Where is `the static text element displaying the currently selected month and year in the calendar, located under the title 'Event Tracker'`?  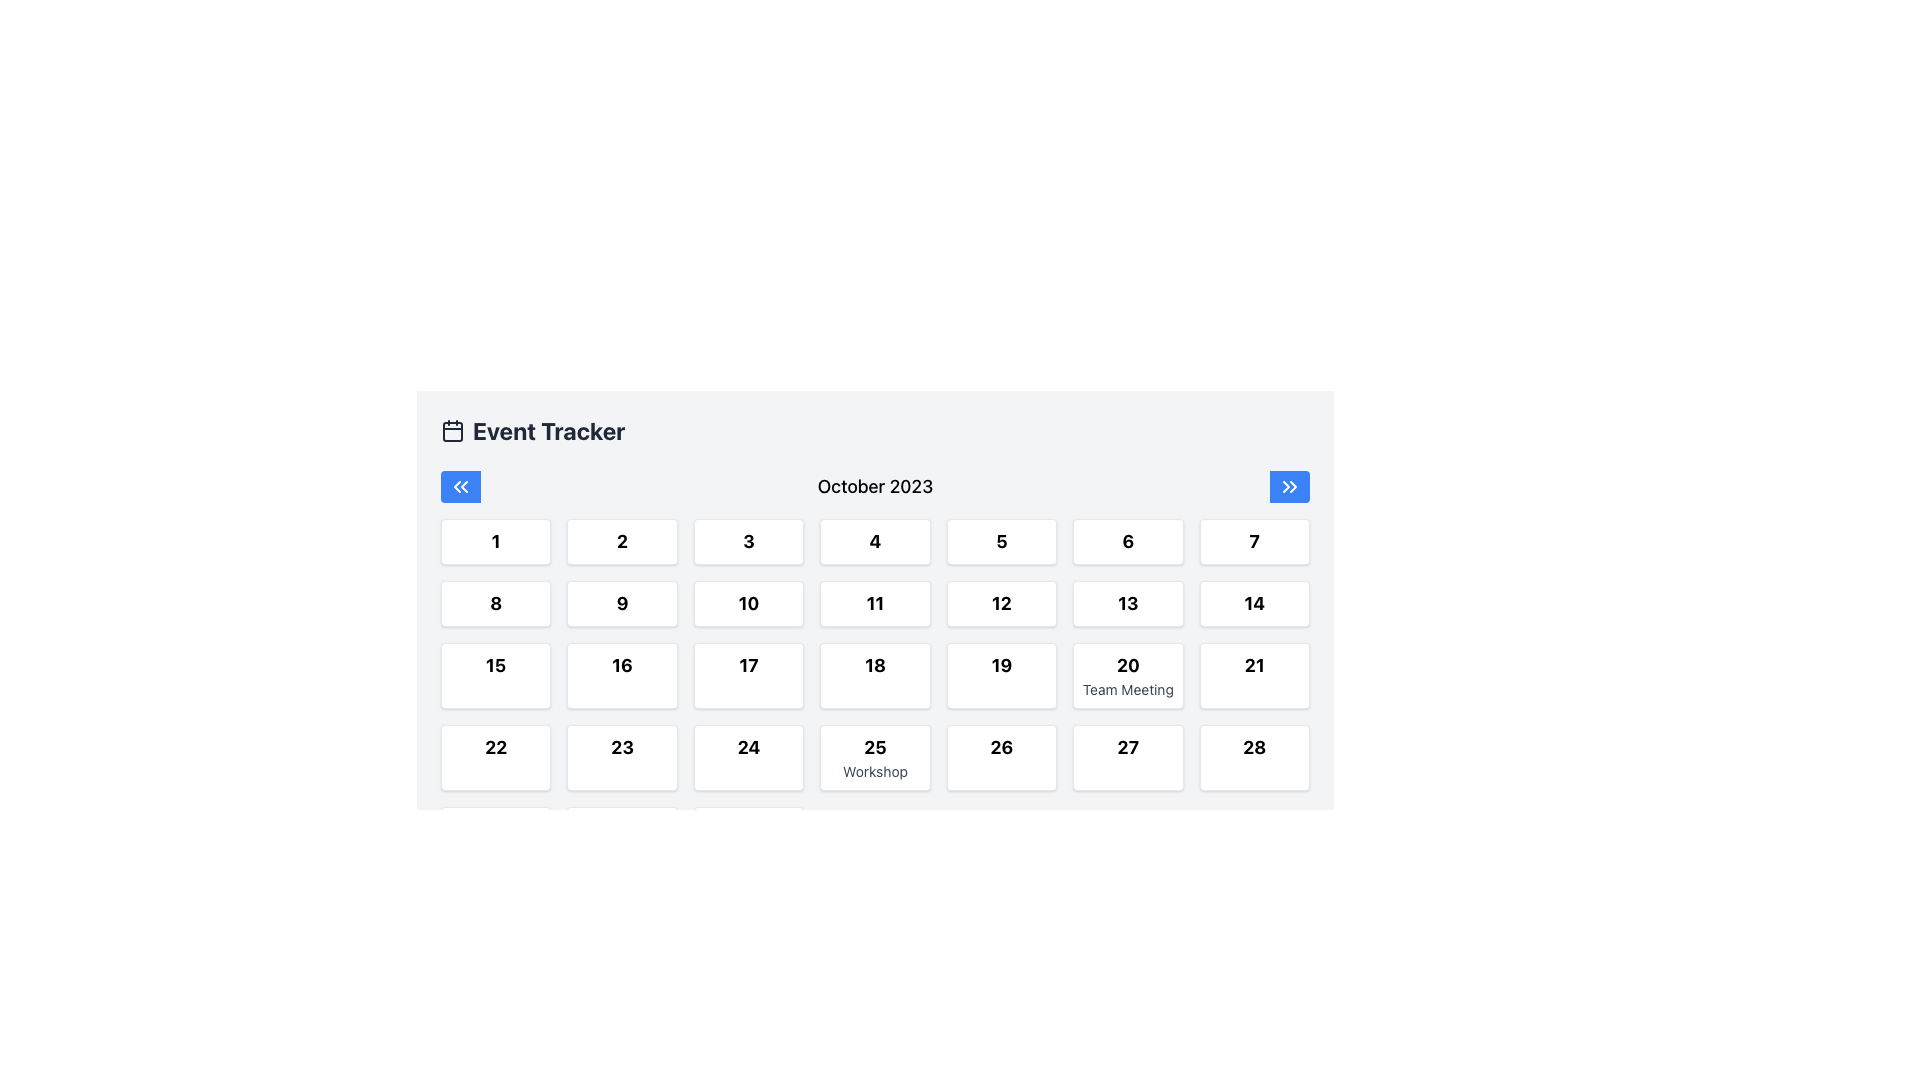 the static text element displaying the currently selected month and year in the calendar, located under the title 'Event Tracker' is located at coordinates (875, 486).